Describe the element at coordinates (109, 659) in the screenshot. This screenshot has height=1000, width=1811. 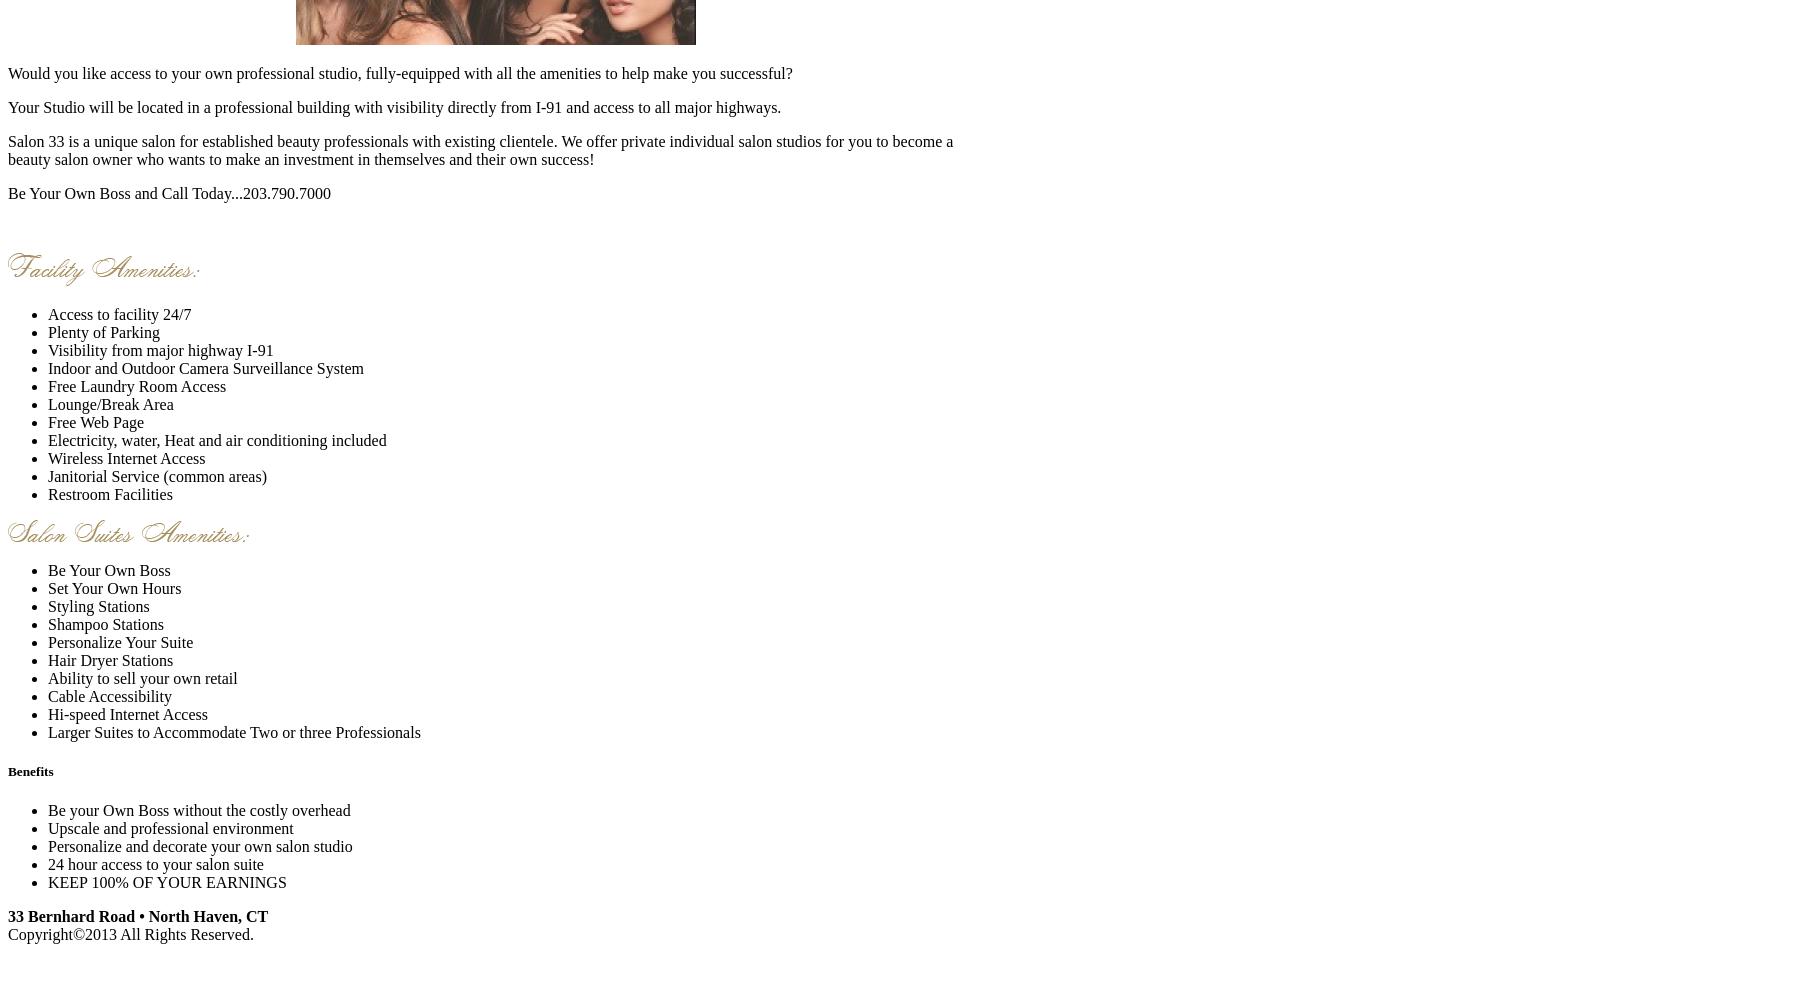
I see `'Hair Dryer Stations'` at that location.